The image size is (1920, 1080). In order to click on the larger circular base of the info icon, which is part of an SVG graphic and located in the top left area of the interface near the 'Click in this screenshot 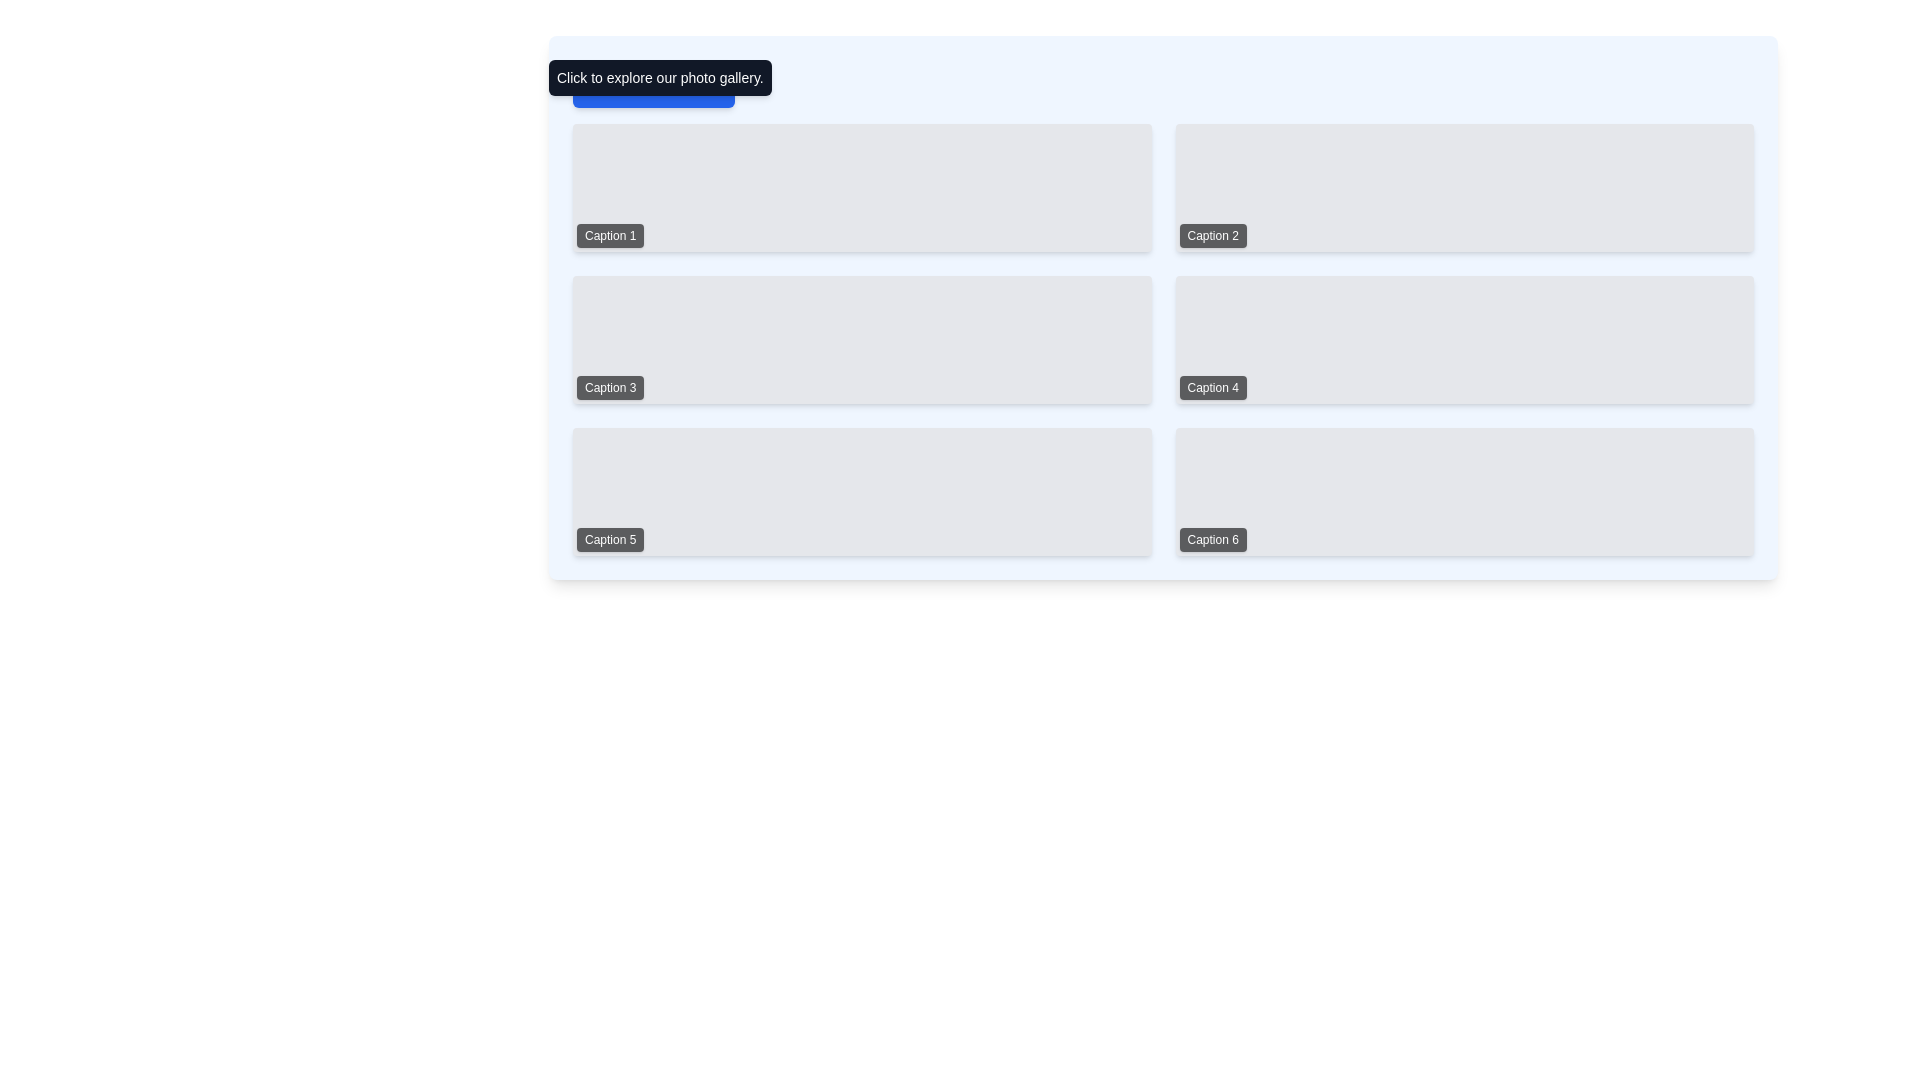, I will do `click(602, 83)`.